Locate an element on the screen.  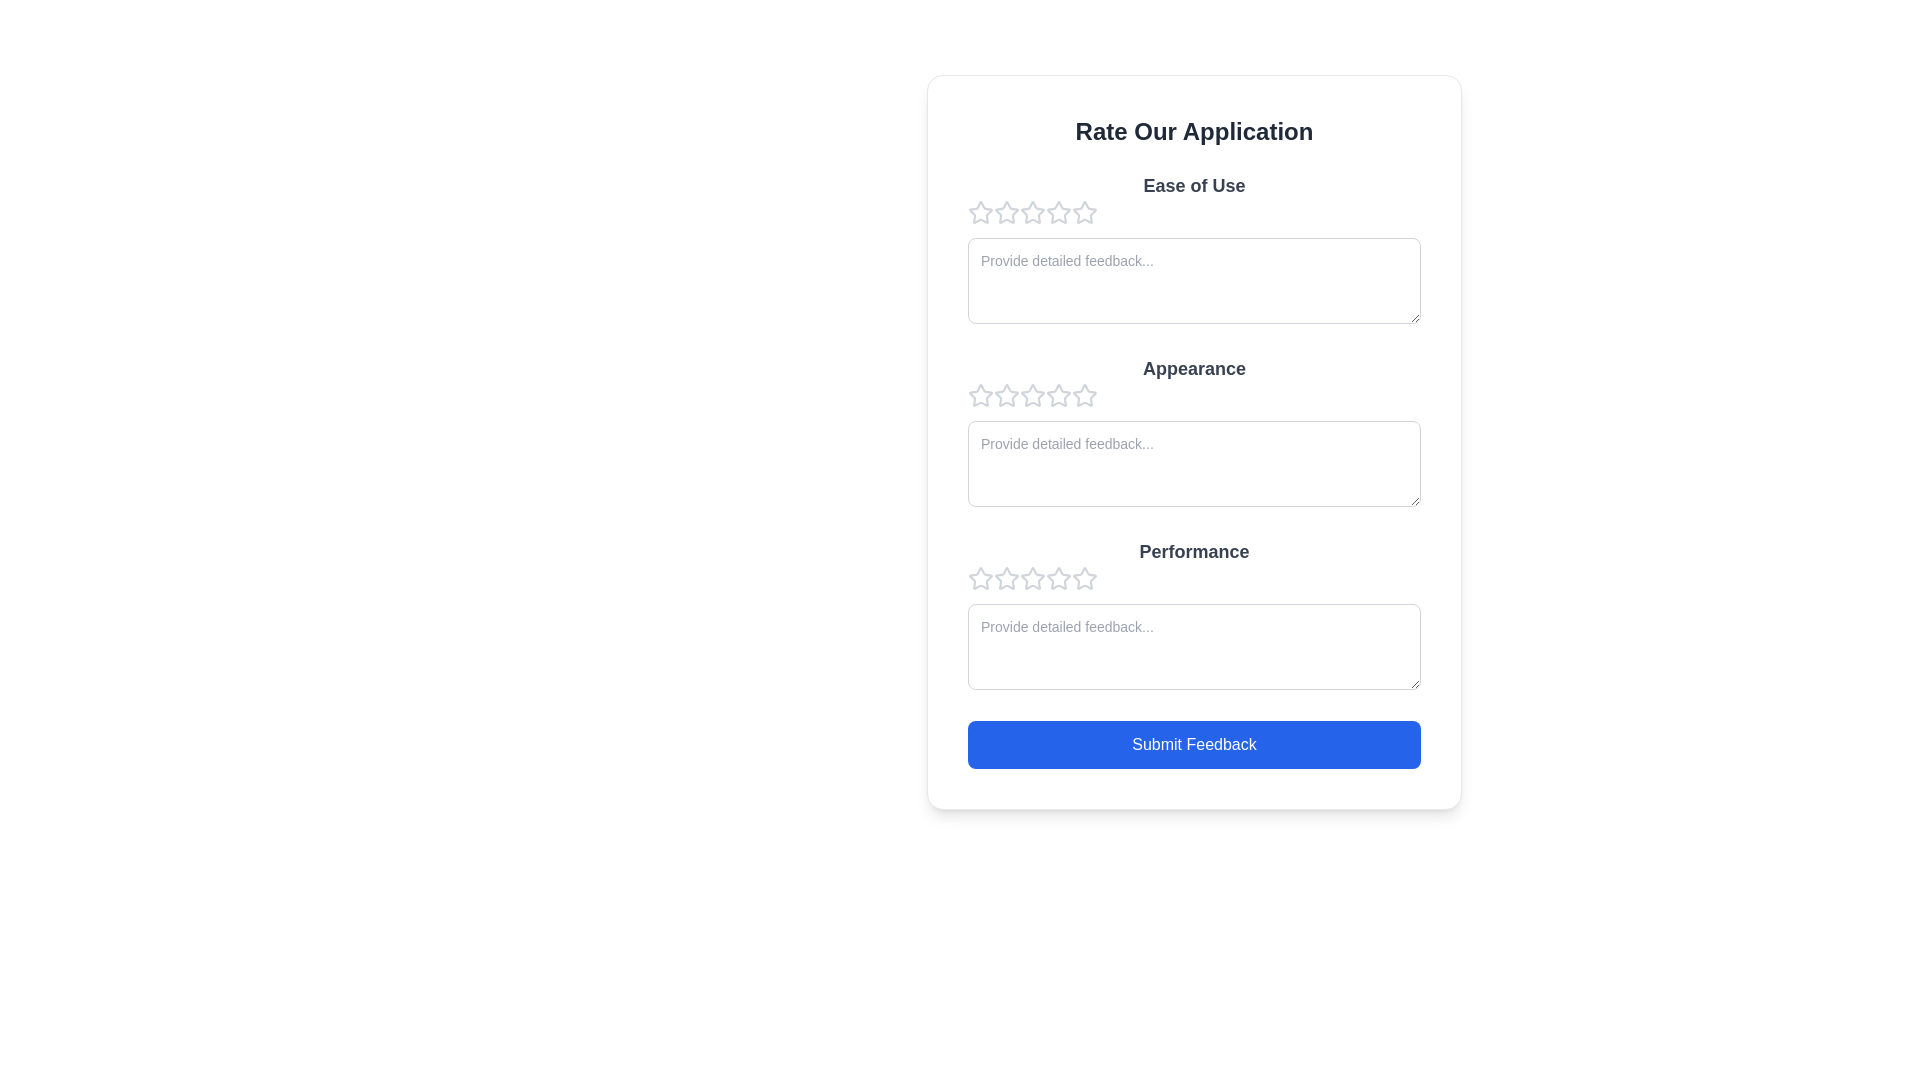
the third star in the rating system under the 'Appearance' section of the 'Rate Our Application' form is located at coordinates (1007, 396).